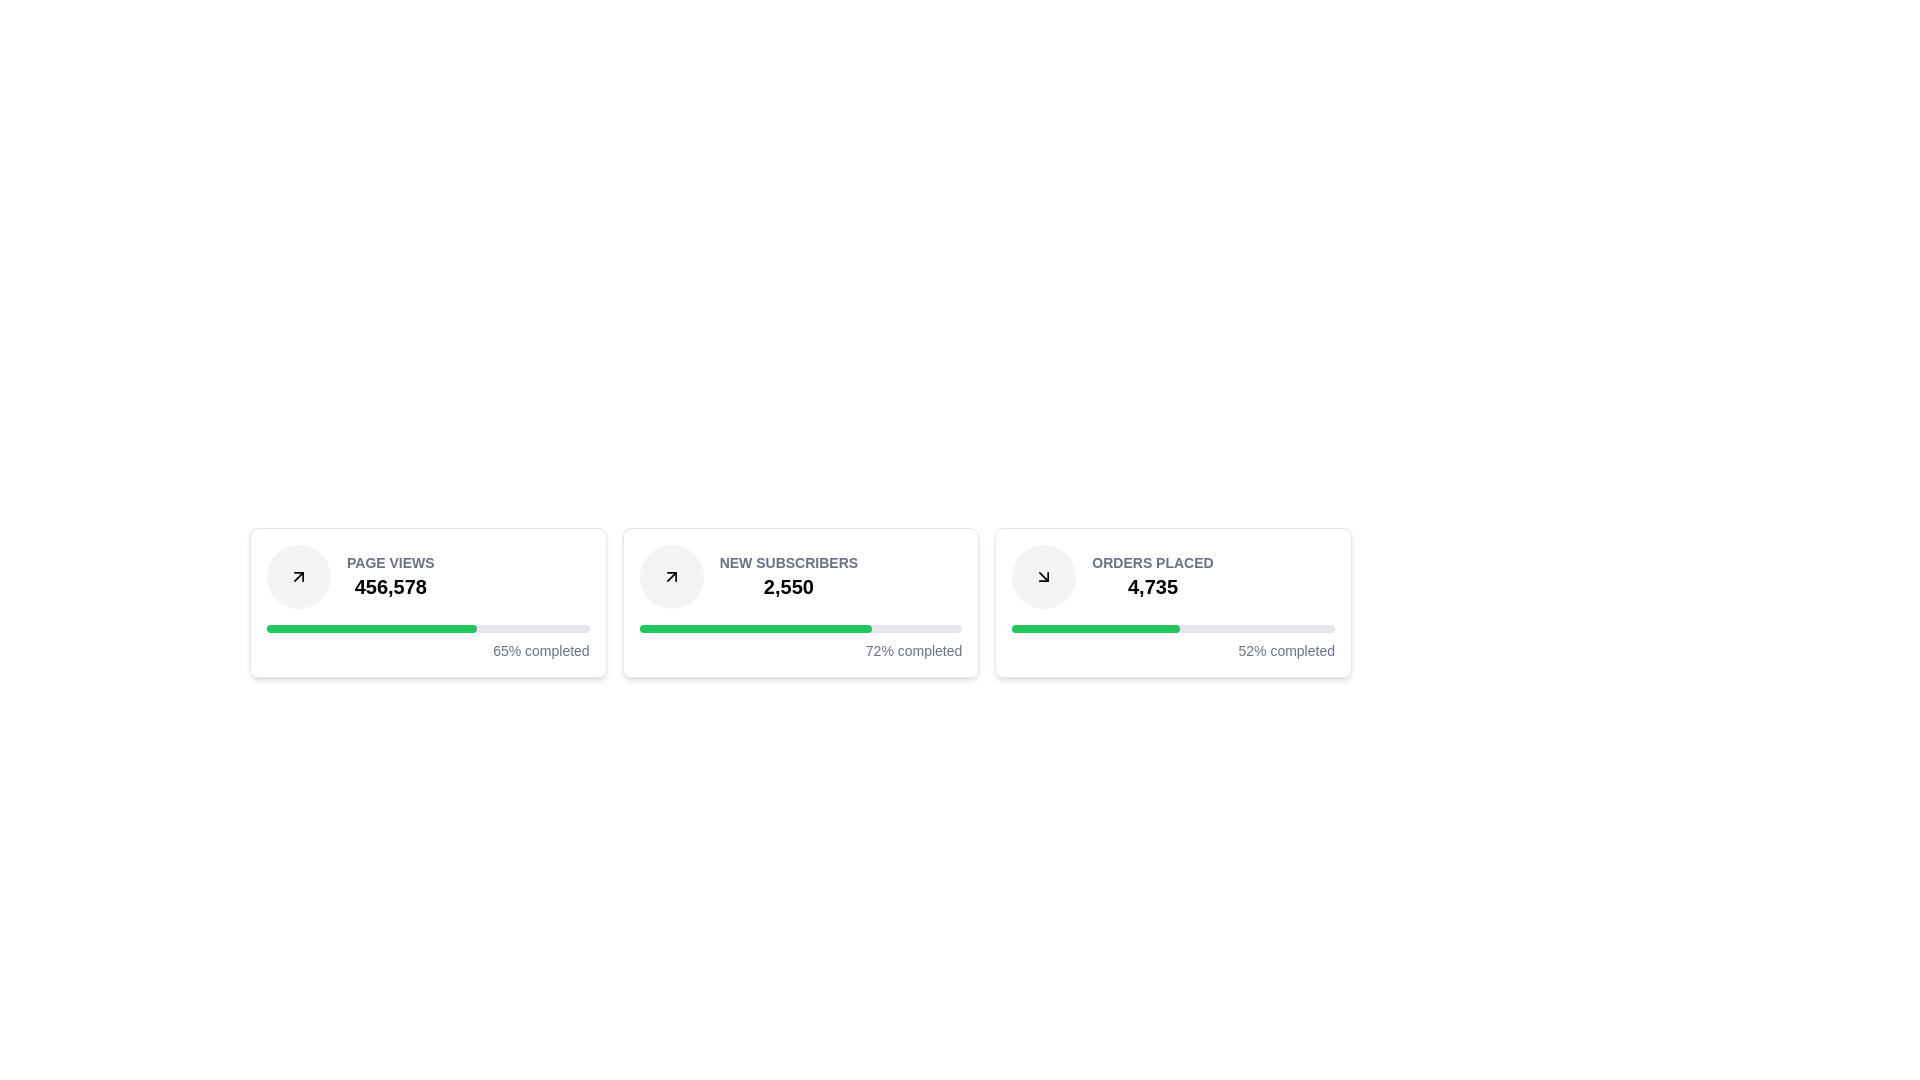 The width and height of the screenshot is (1920, 1080). Describe the element at coordinates (801, 627) in the screenshot. I see `the current progress value visually by focusing on the horizontal progress bar styled with a gray background and rounded edges, which indicates '72% completed'` at that location.